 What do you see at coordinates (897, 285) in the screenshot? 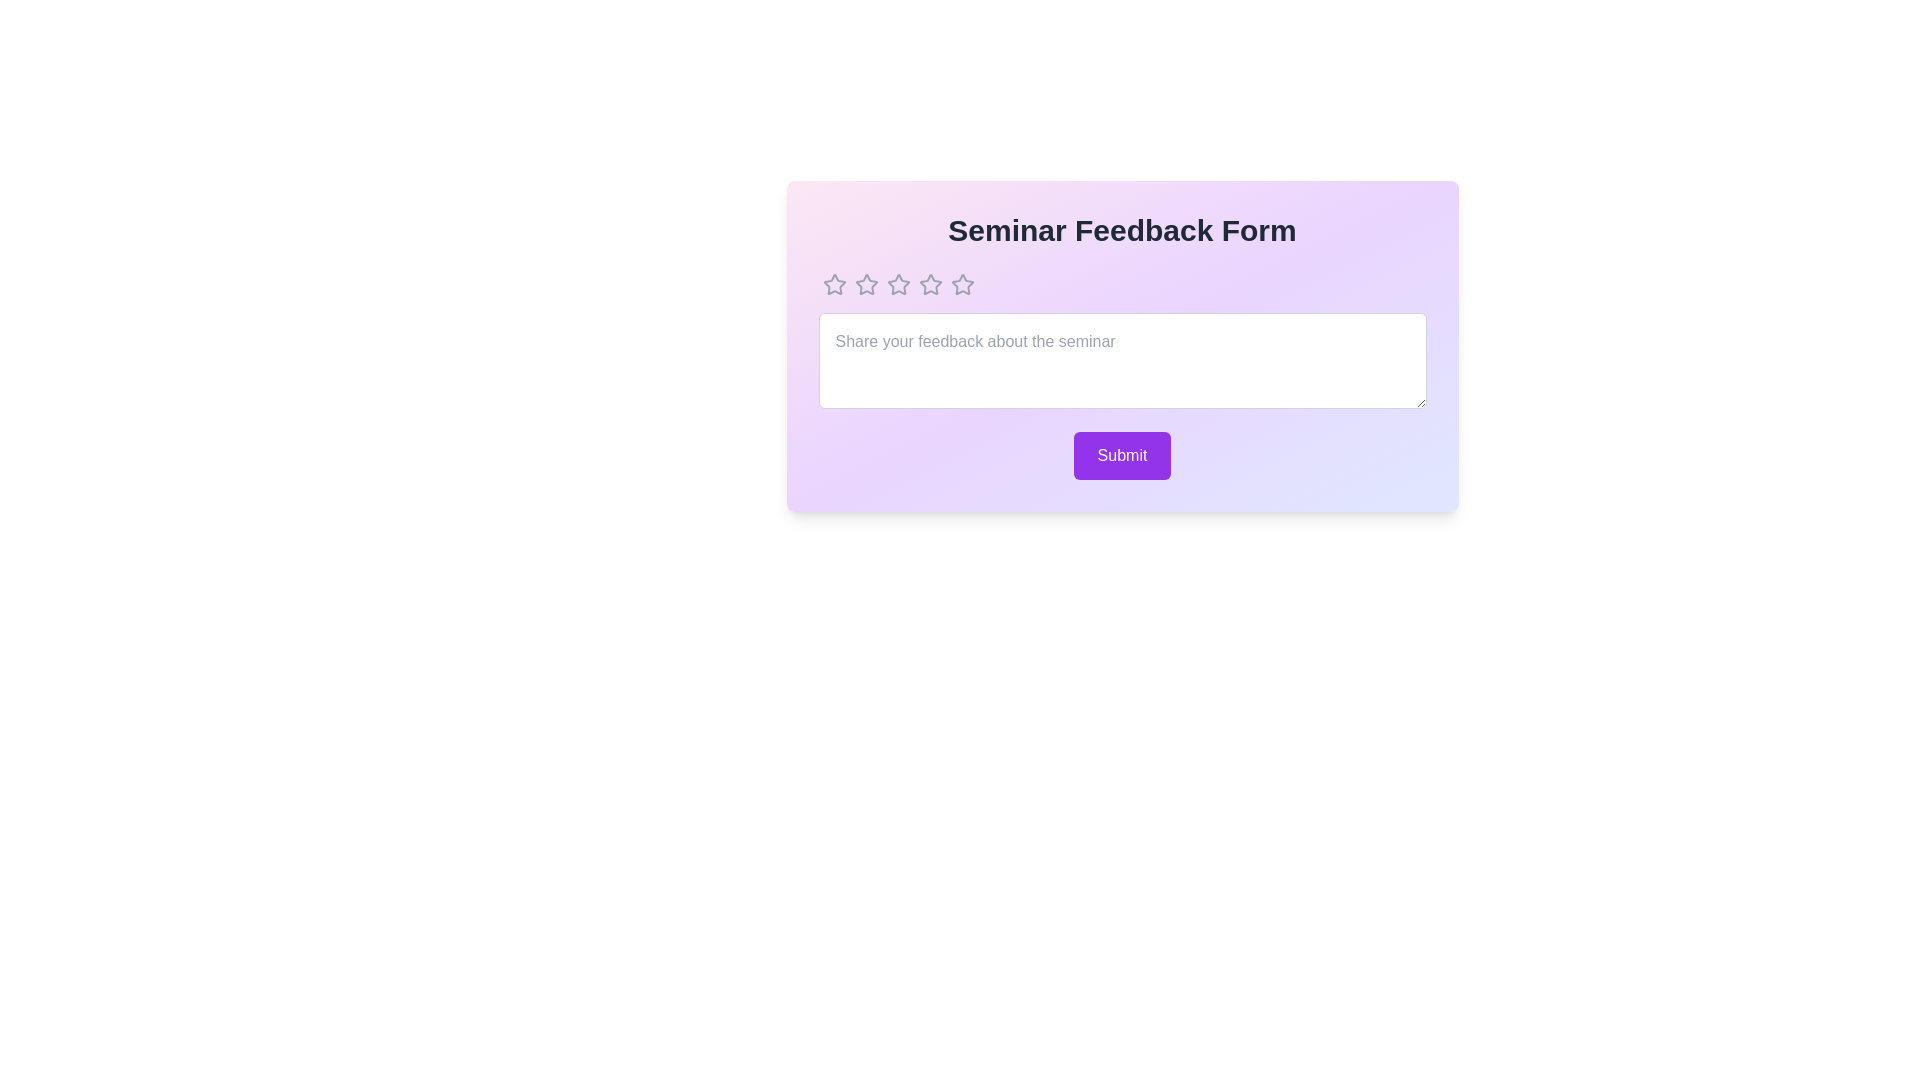
I see `the star to set the rating to 3 stars` at bounding box center [897, 285].